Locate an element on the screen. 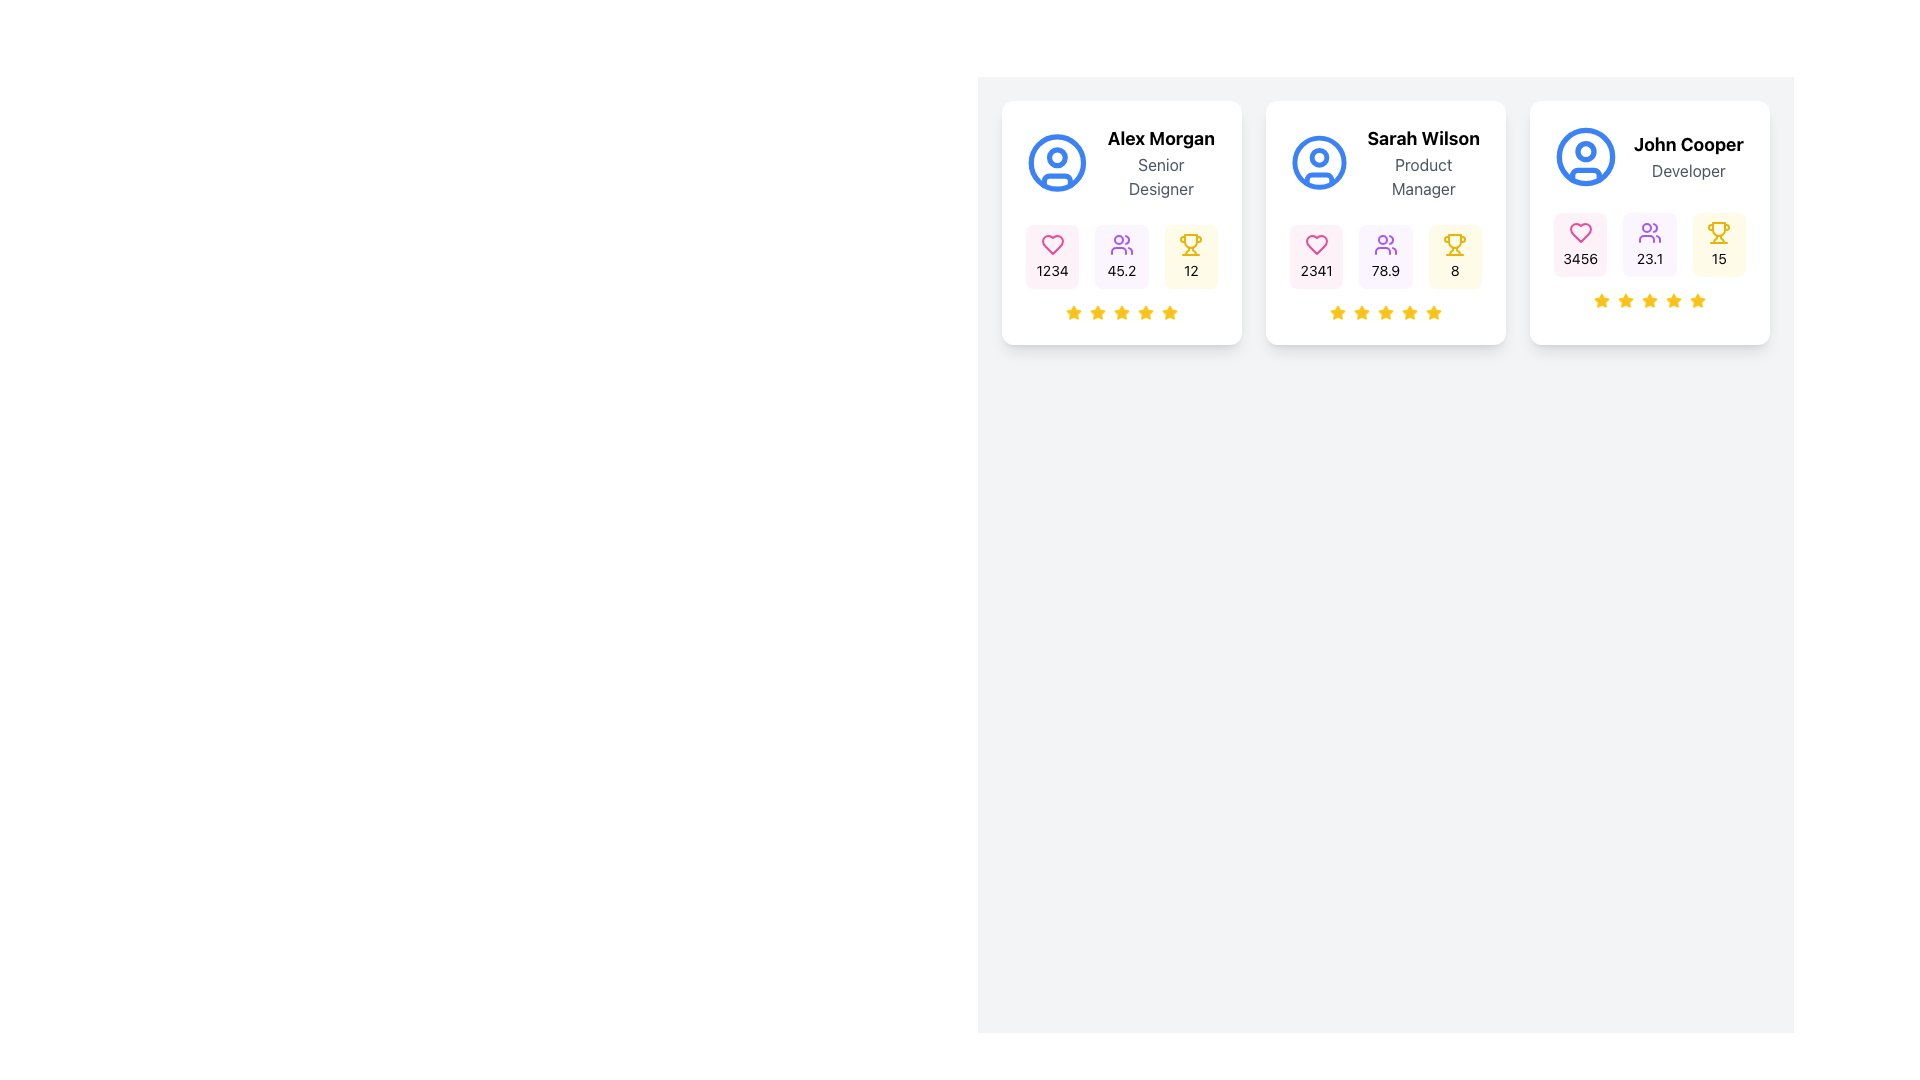  the fourth star icon in the five-star rating system for 'John Cooper' is located at coordinates (1650, 300).